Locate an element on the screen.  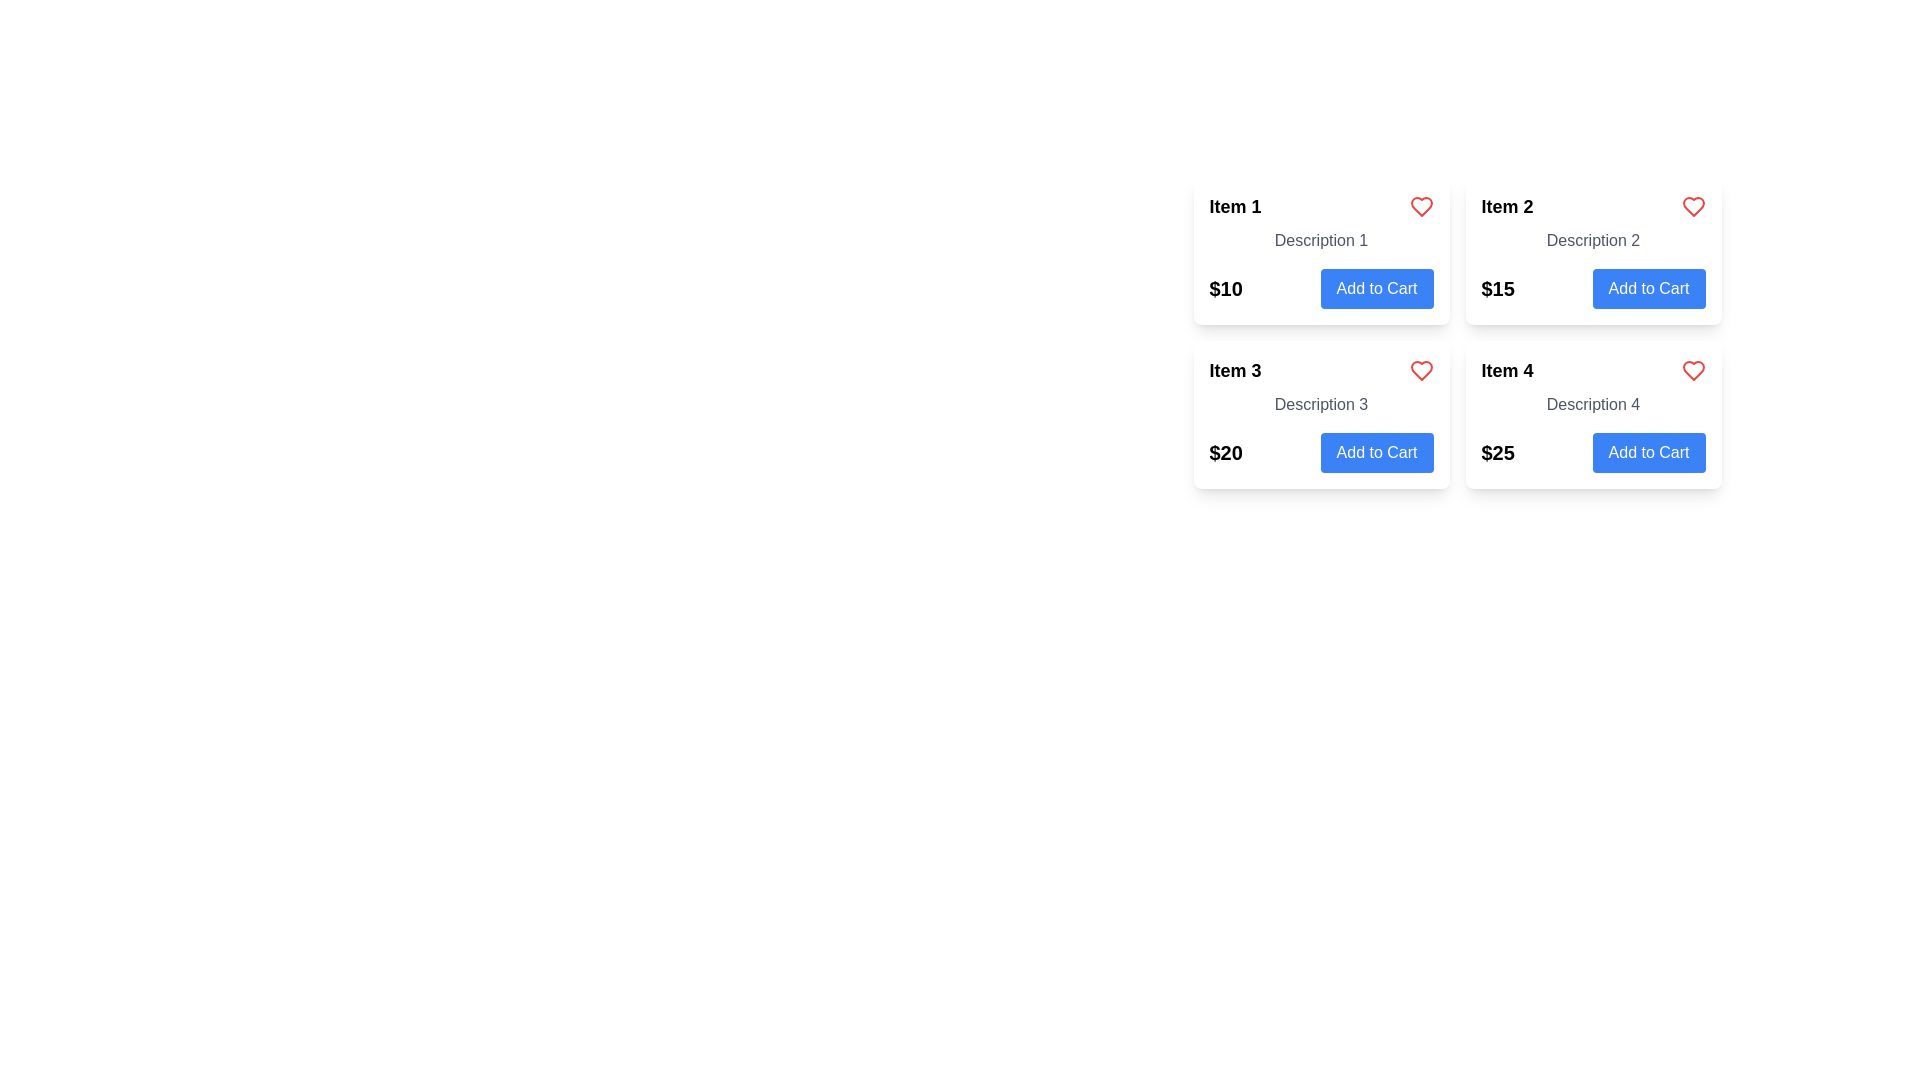
the heart-shaped clickable icon located is located at coordinates (1692, 370).